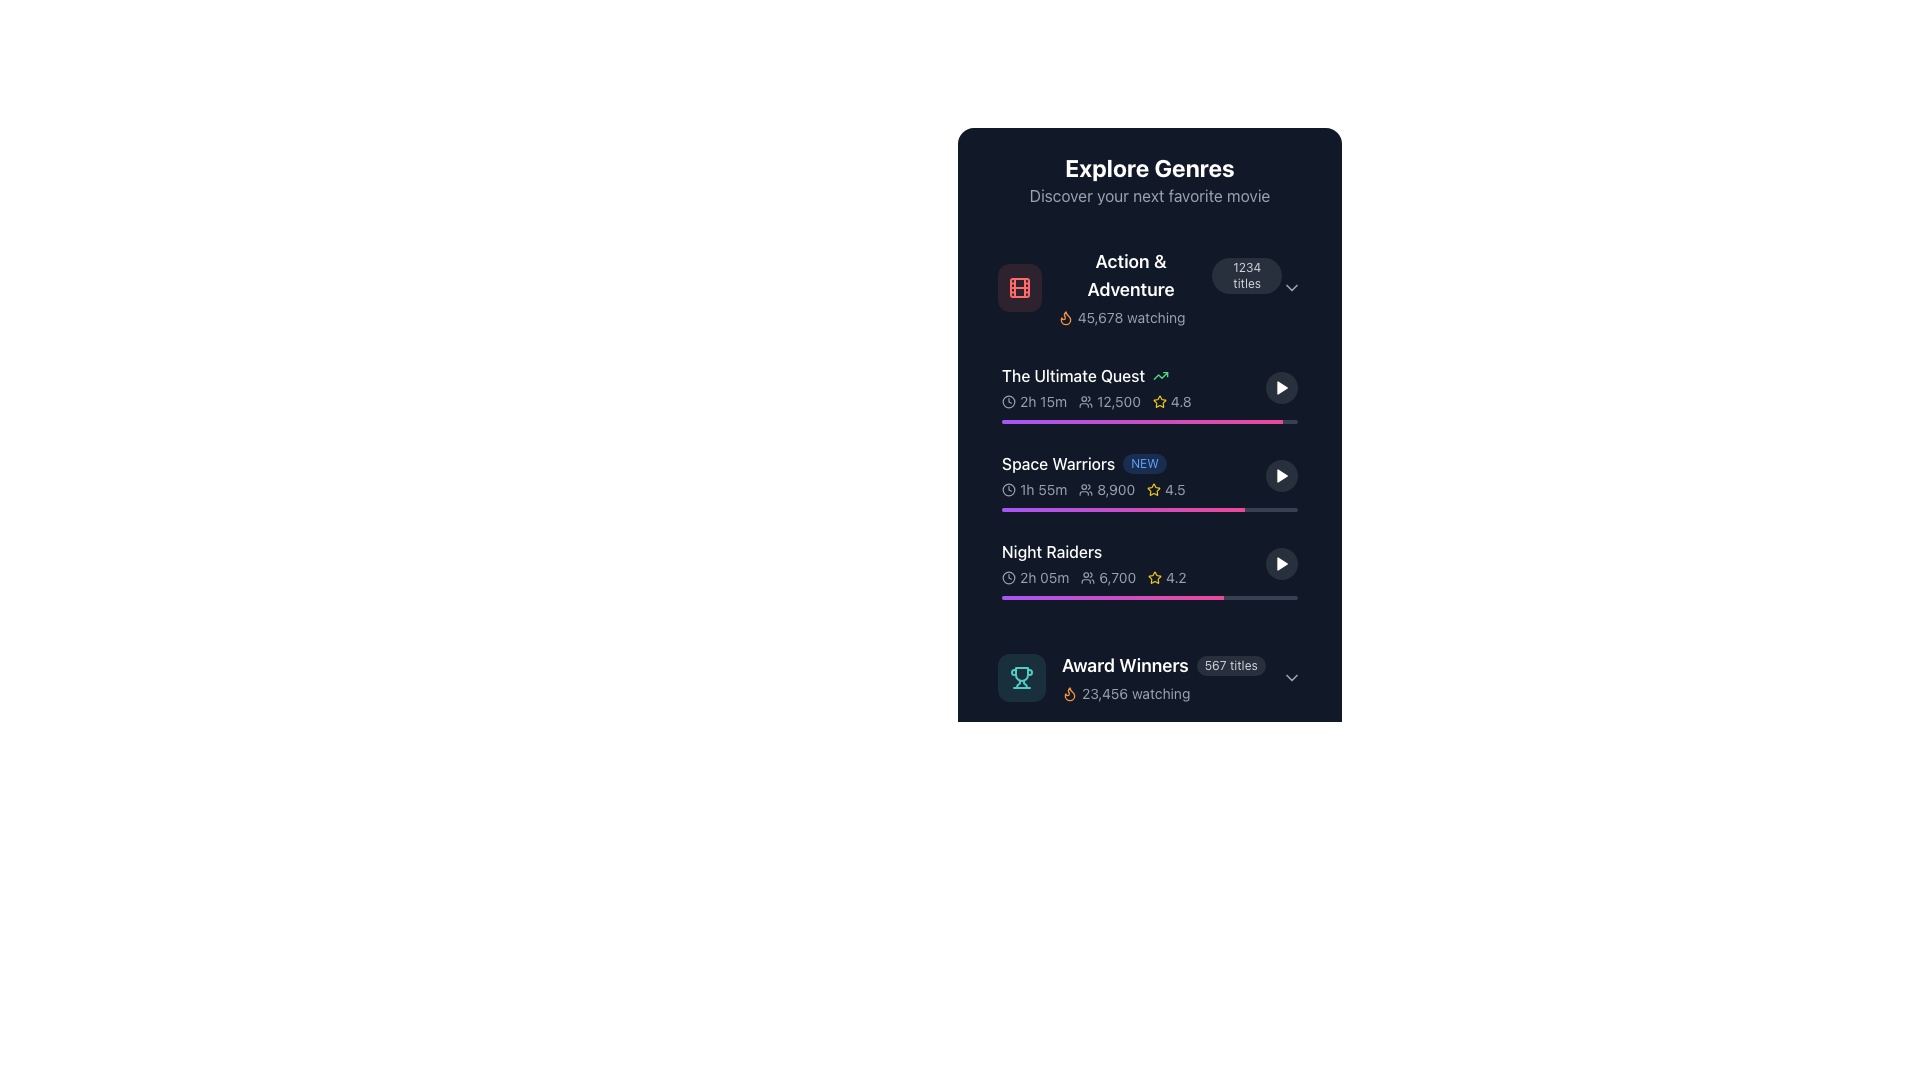 The image size is (1920, 1080). Describe the element at coordinates (1087, 578) in the screenshot. I see `the user icon which resembles a group of three individuals, located to the left of the numeric text '6,700' in the fourth row of the list` at that location.